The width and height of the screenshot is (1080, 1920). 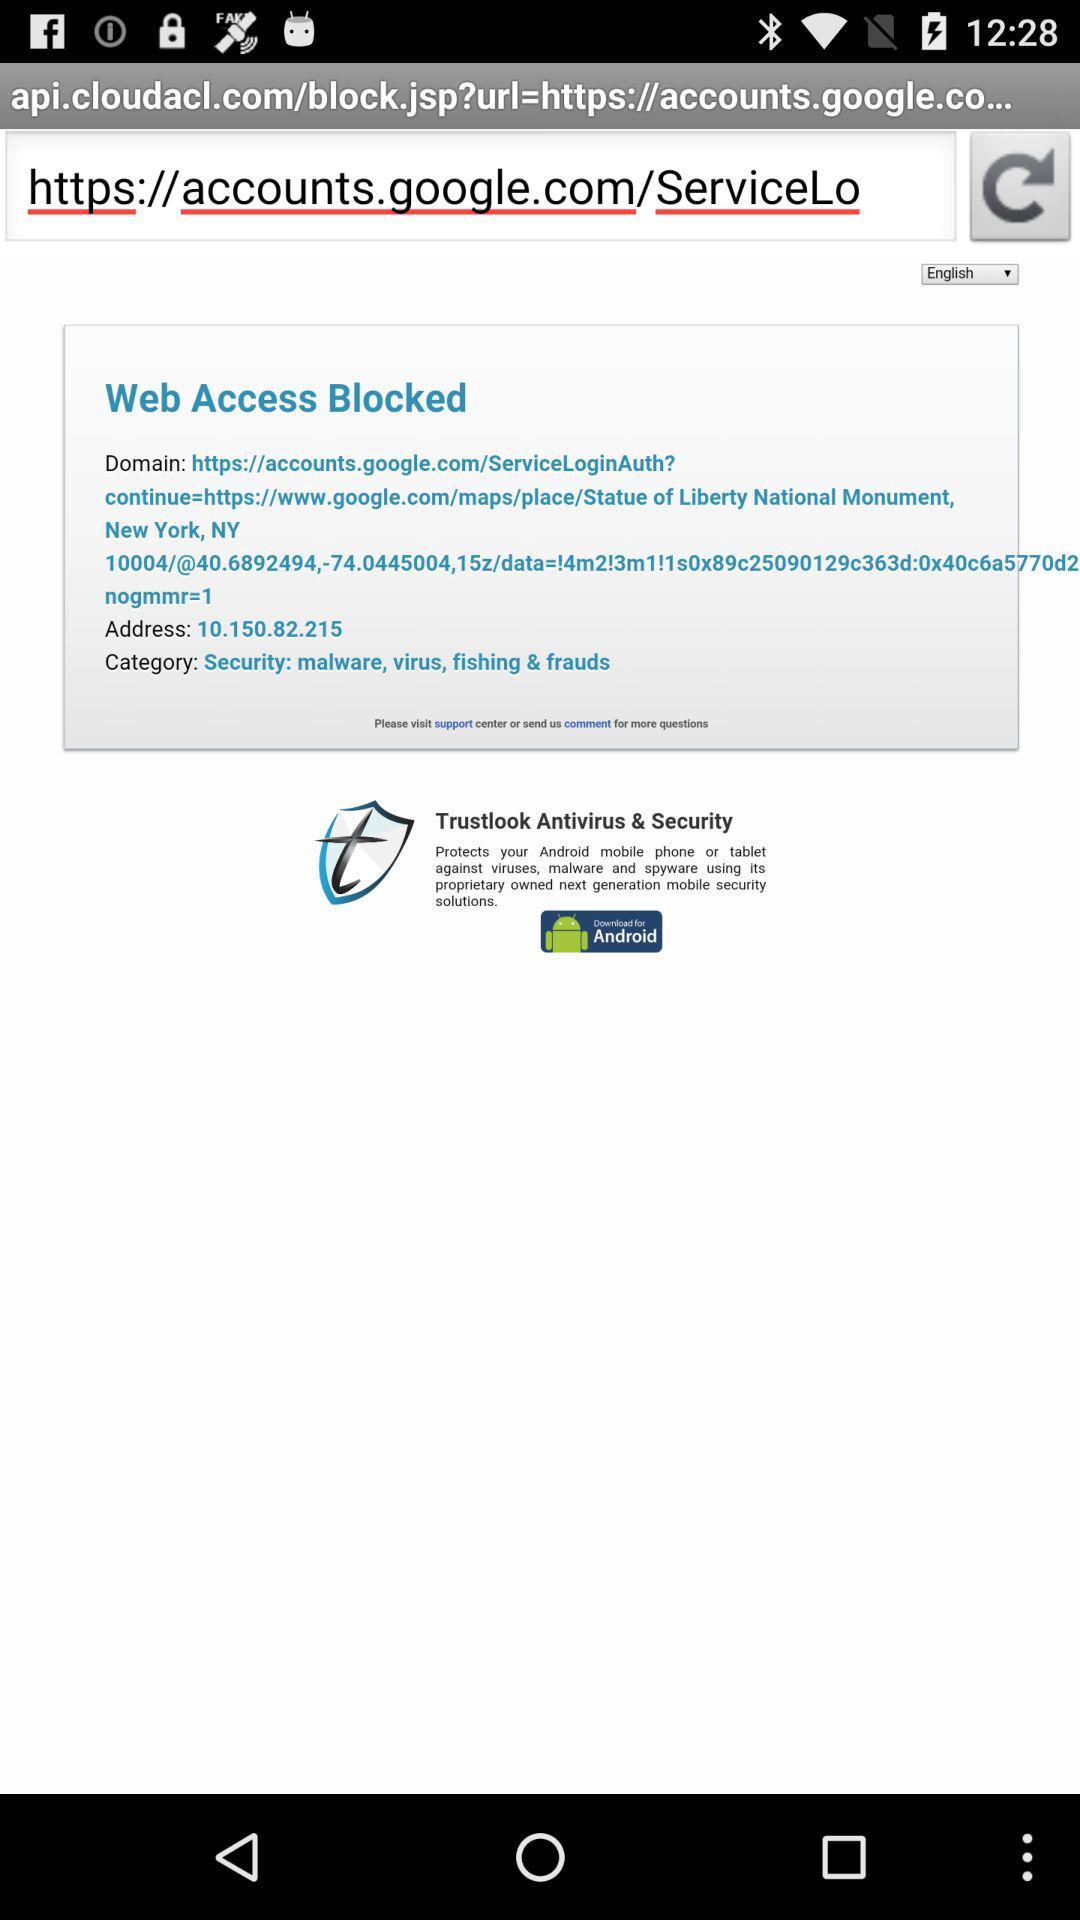 I want to click on refresh, so click(x=1020, y=192).